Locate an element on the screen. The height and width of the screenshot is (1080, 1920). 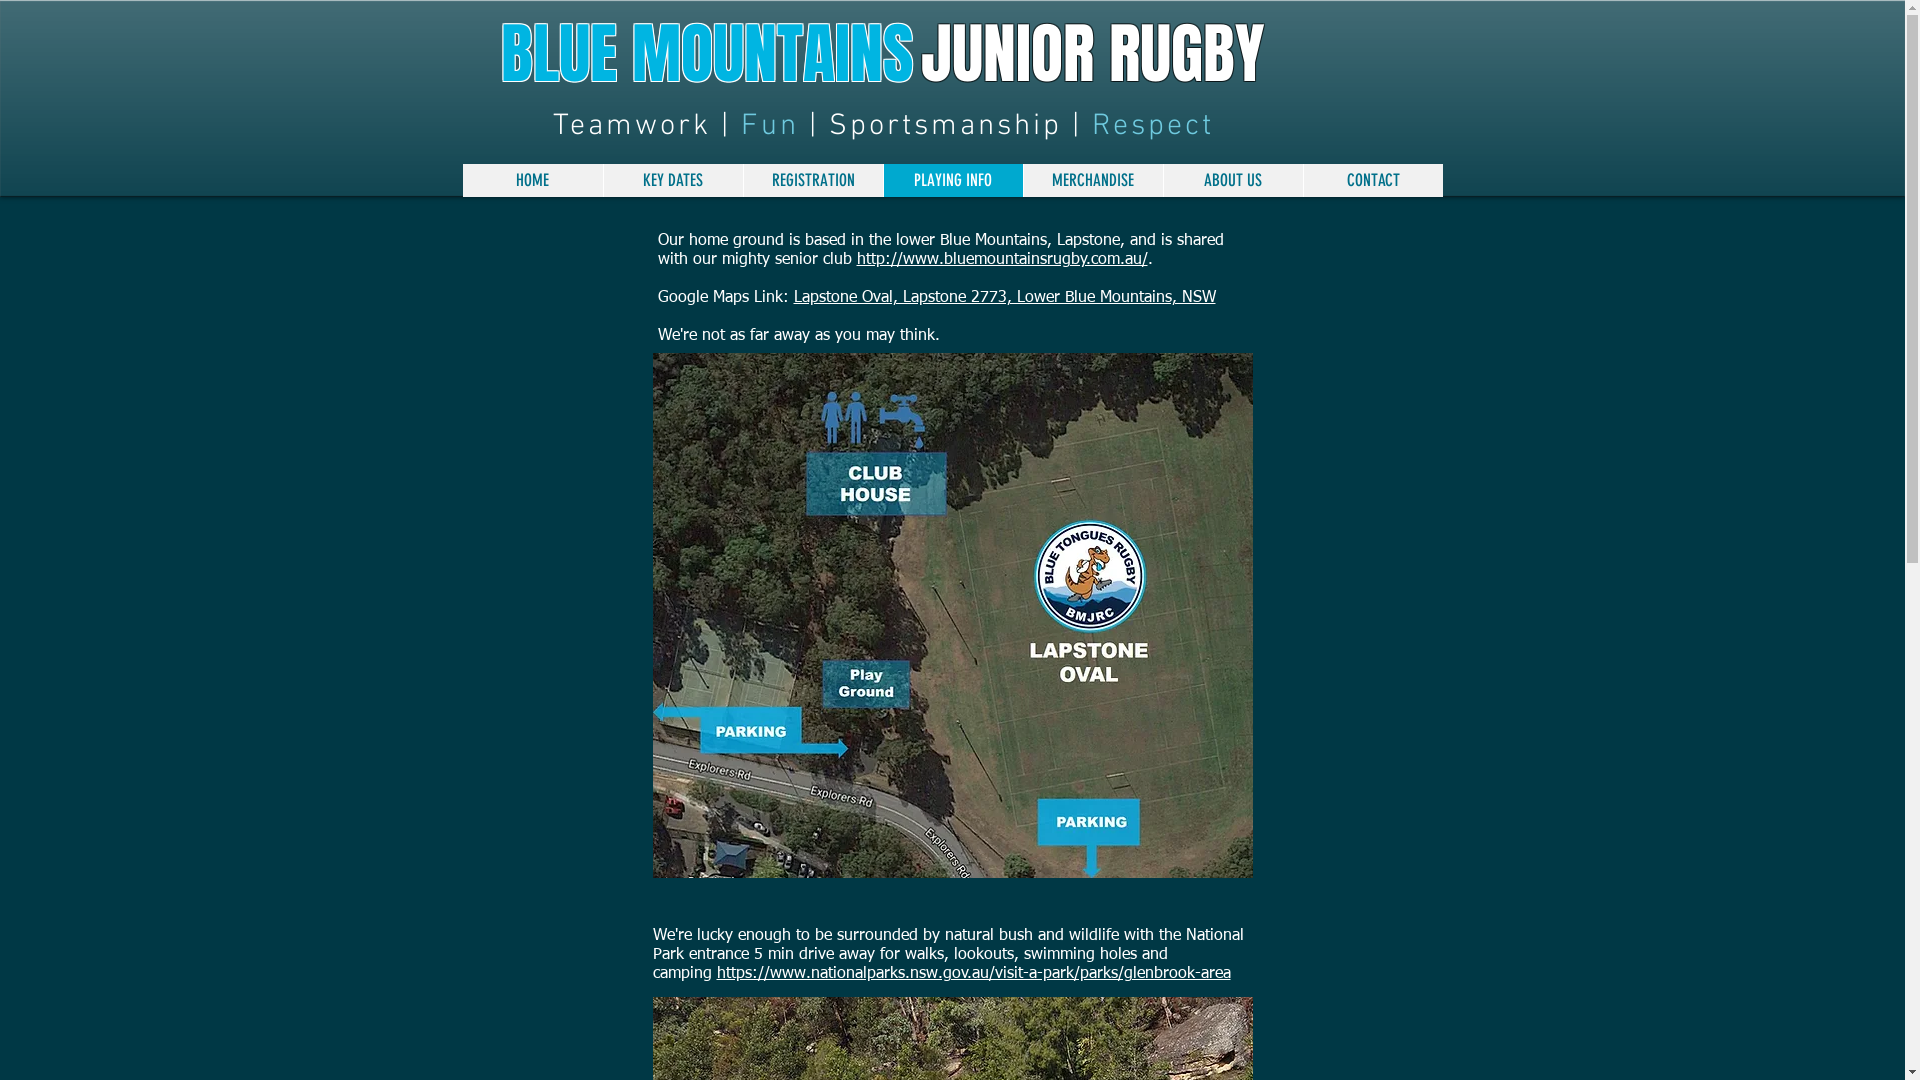
'ABOUT US' is located at coordinates (1161, 180).